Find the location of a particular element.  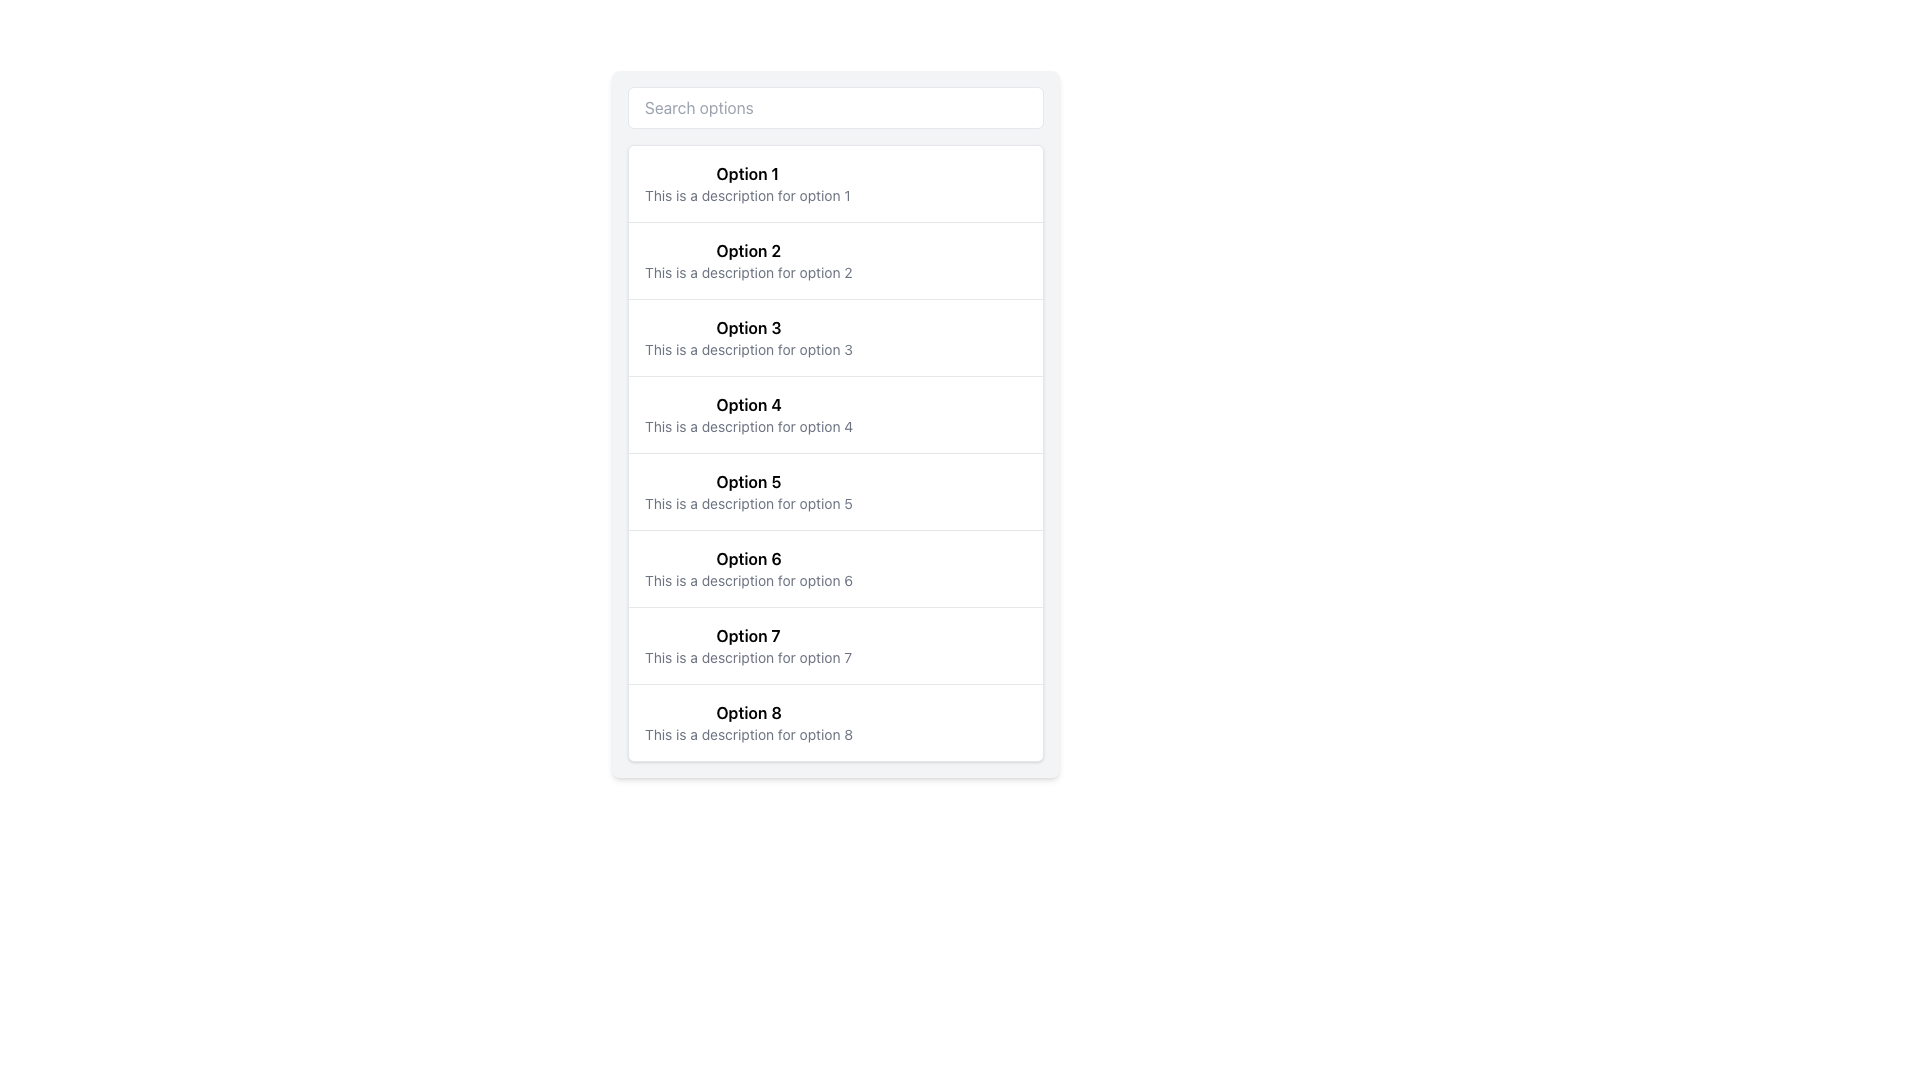

the bold text label labeled 'Option 3', which is the title of the third item in a vertical list of options is located at coordinates (747, 326).